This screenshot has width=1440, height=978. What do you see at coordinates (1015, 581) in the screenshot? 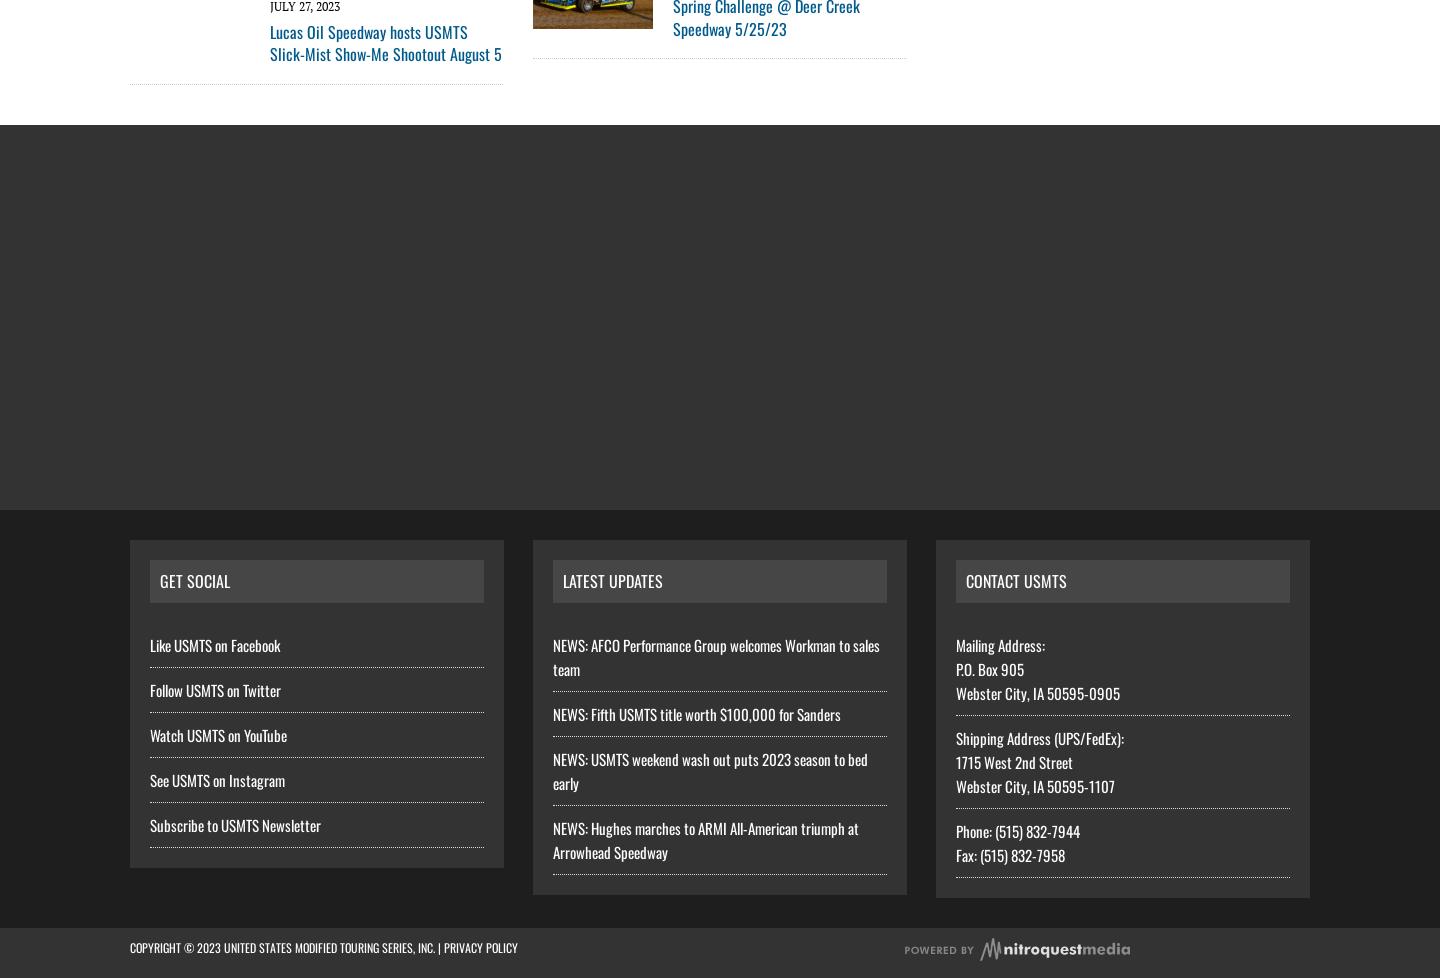
I see `'Contact USMTS'` at bounding box center [1015, 581].